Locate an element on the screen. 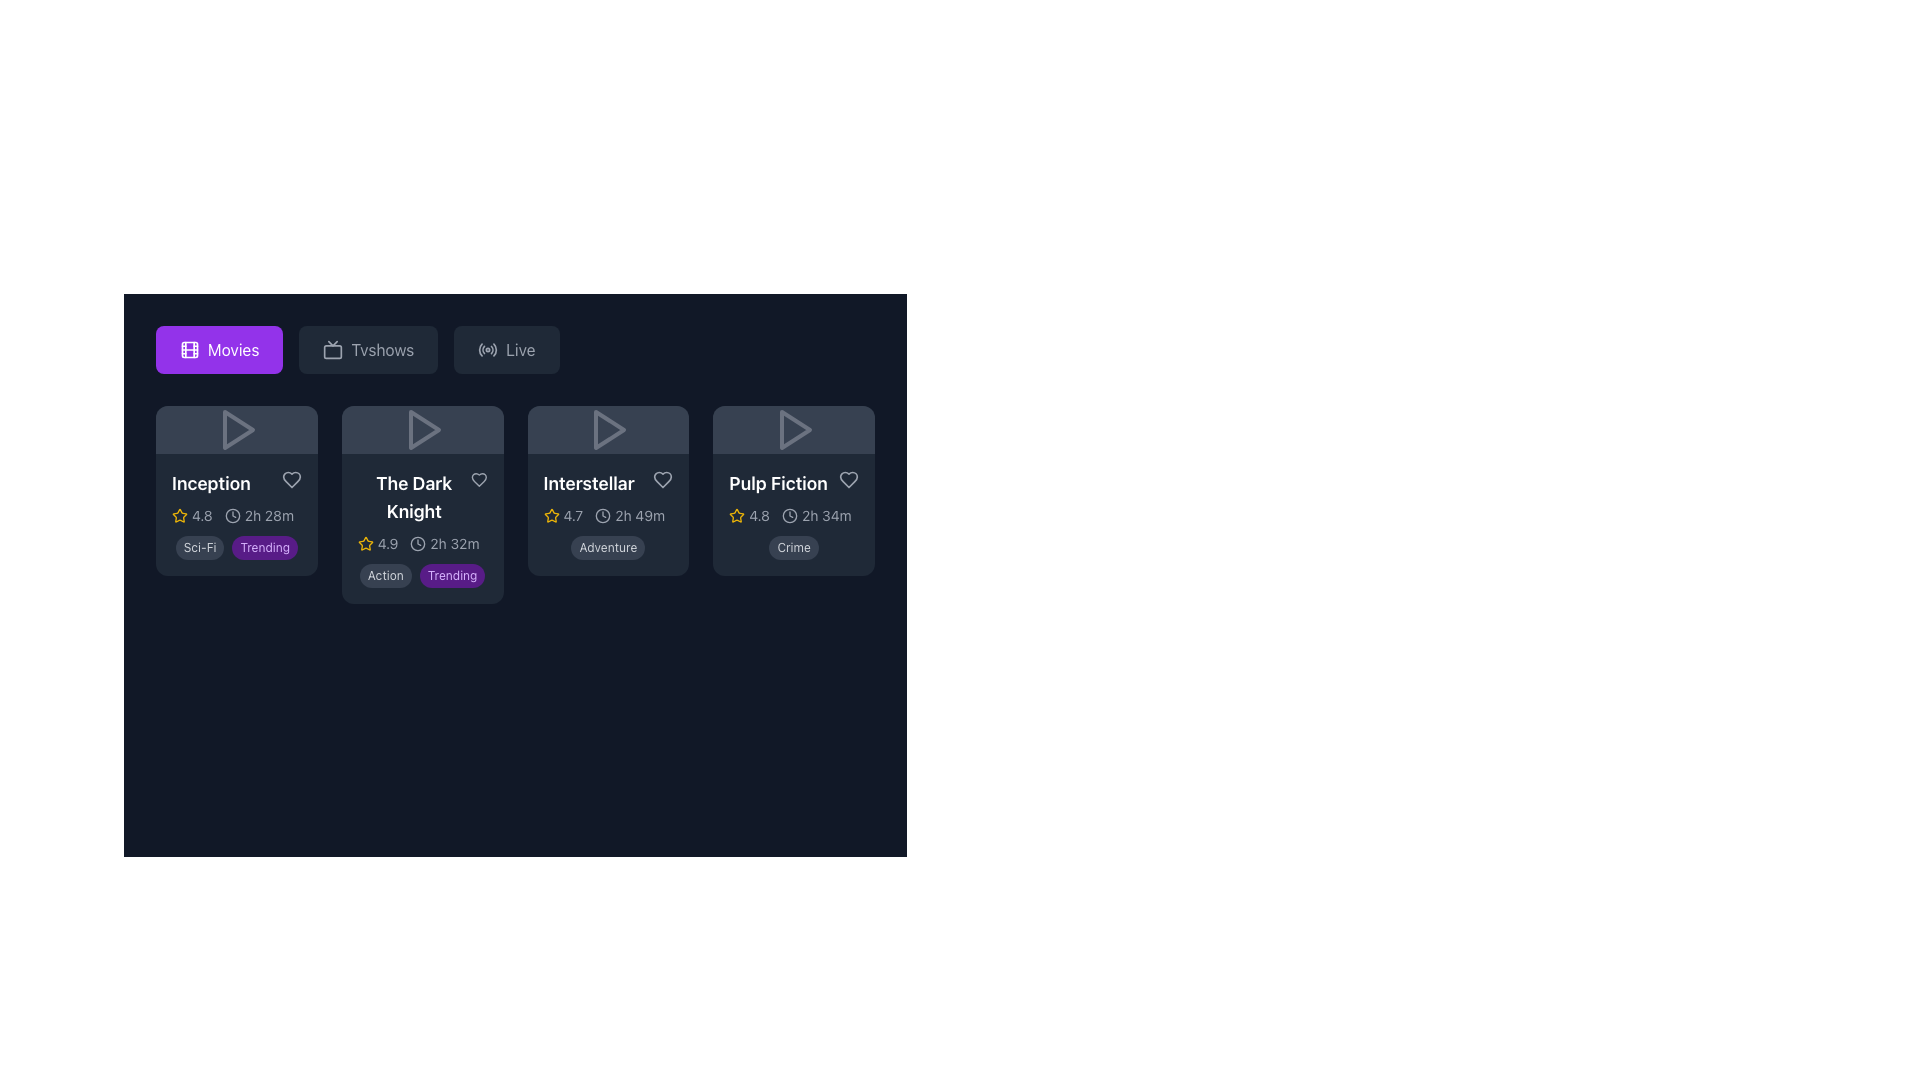  the SVG circle element with a black outline, which is centered within the clock icon and located above the '2h 28m' text label in the 'Inception' movie card under the 'Movies' tab is located at coordinates (232, 515).